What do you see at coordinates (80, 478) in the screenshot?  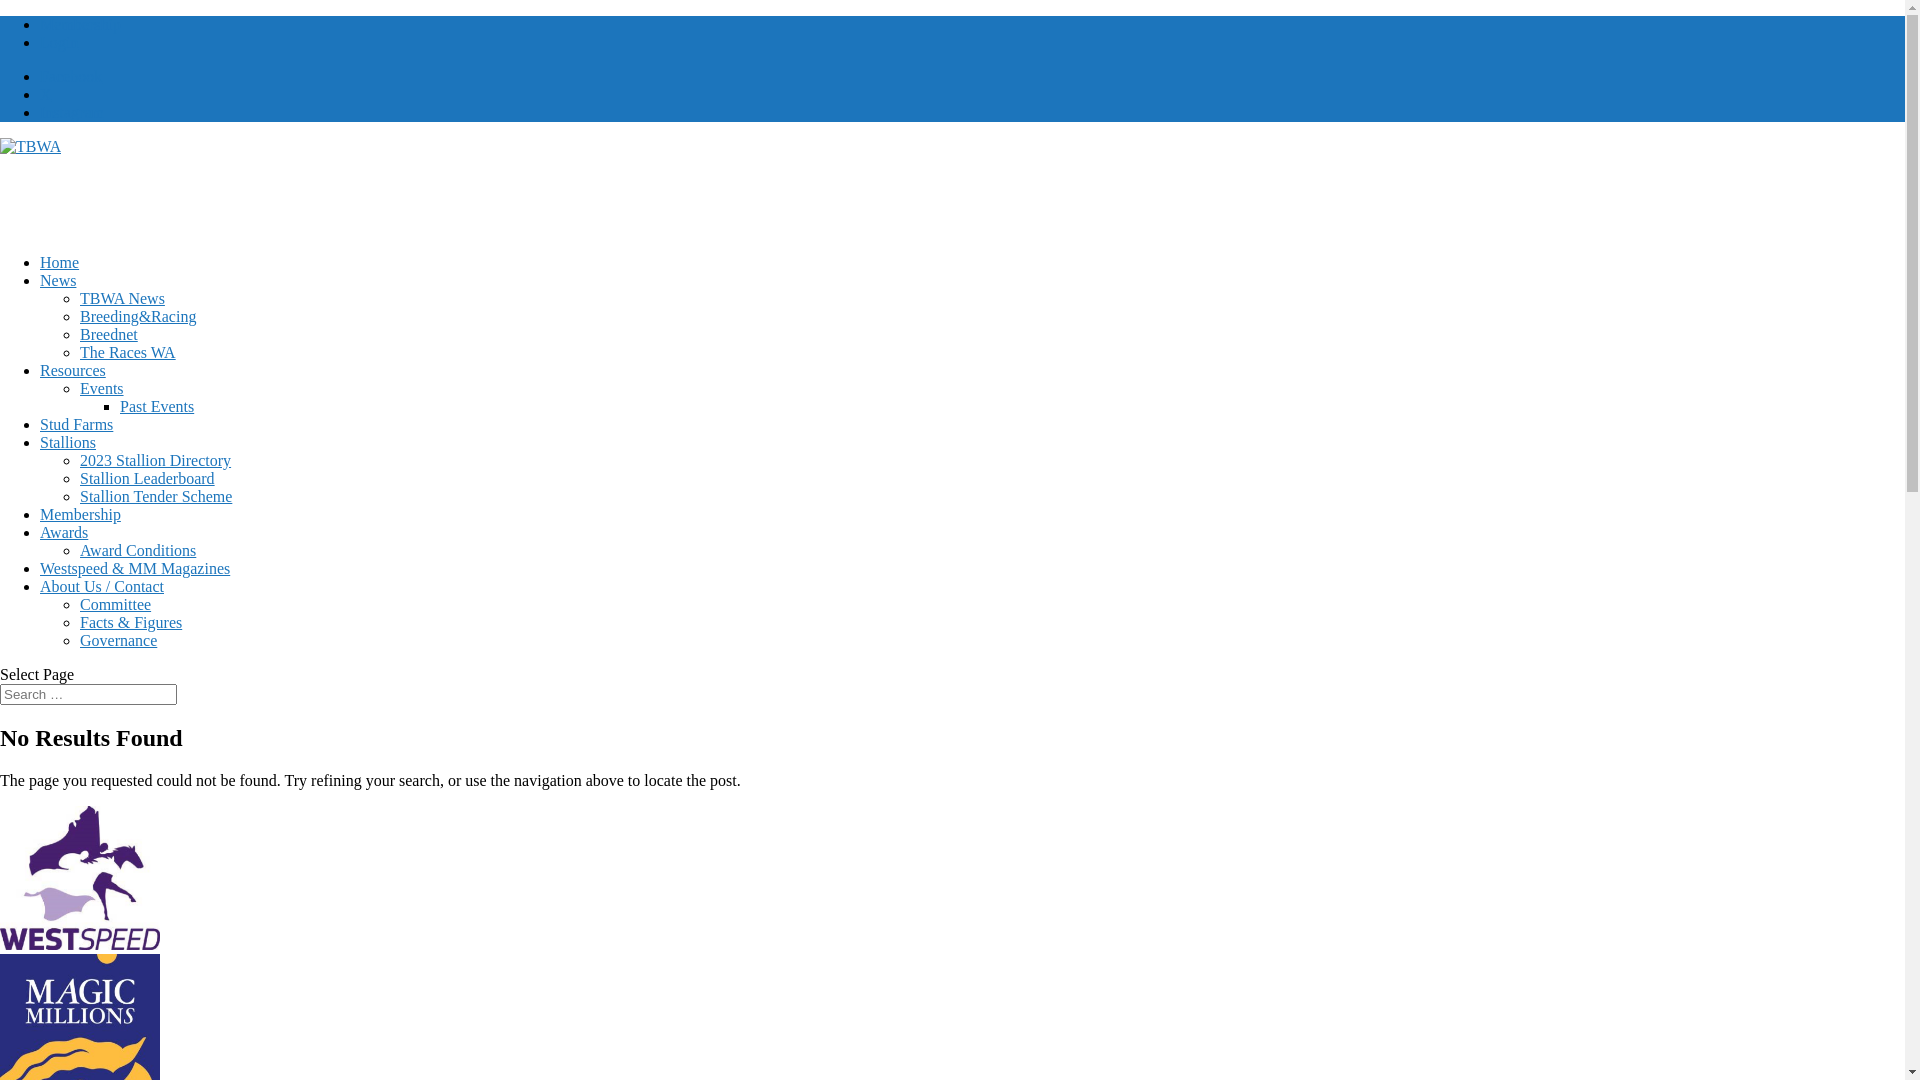 I see `'Stallion Leaderboard'` at bounding box center [80, 478].